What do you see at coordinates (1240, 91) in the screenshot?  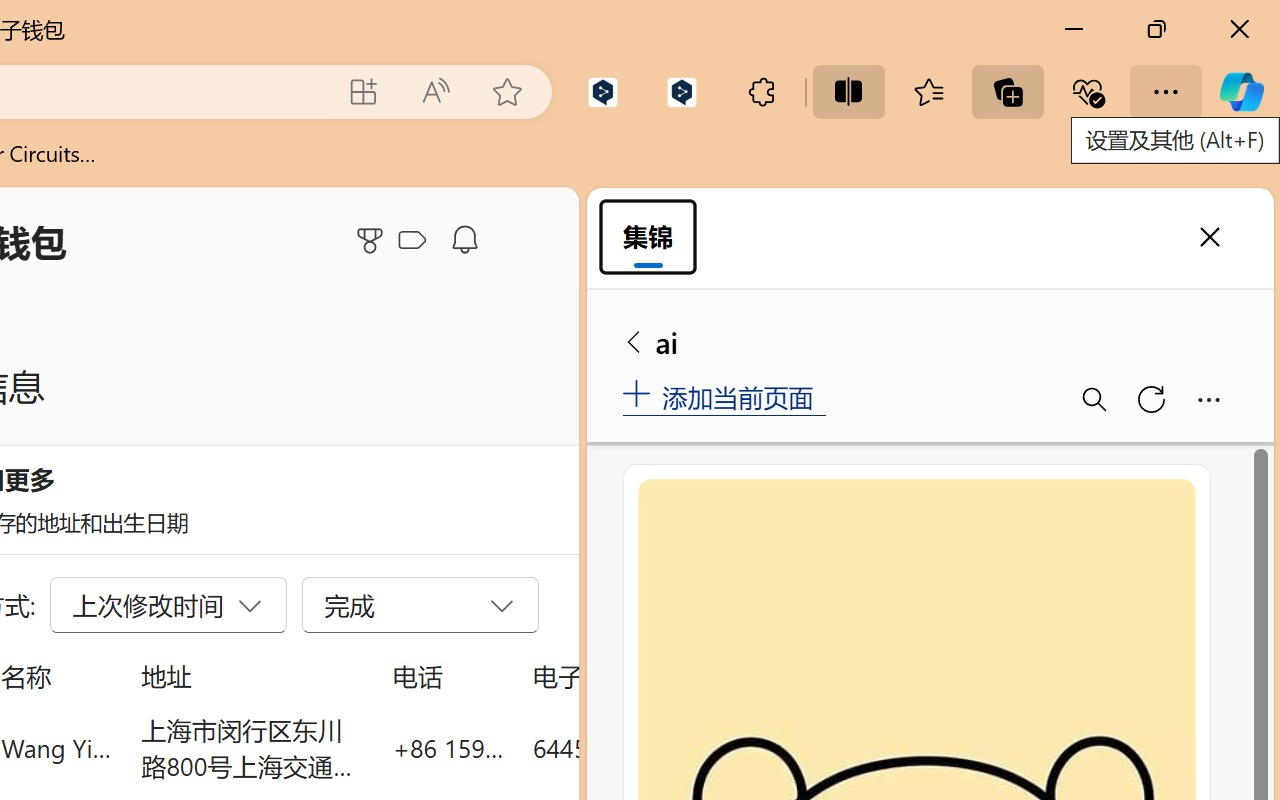 I see `'Copilot (Ctrl+Shift+.)'` at bounding box center [1240, 91].